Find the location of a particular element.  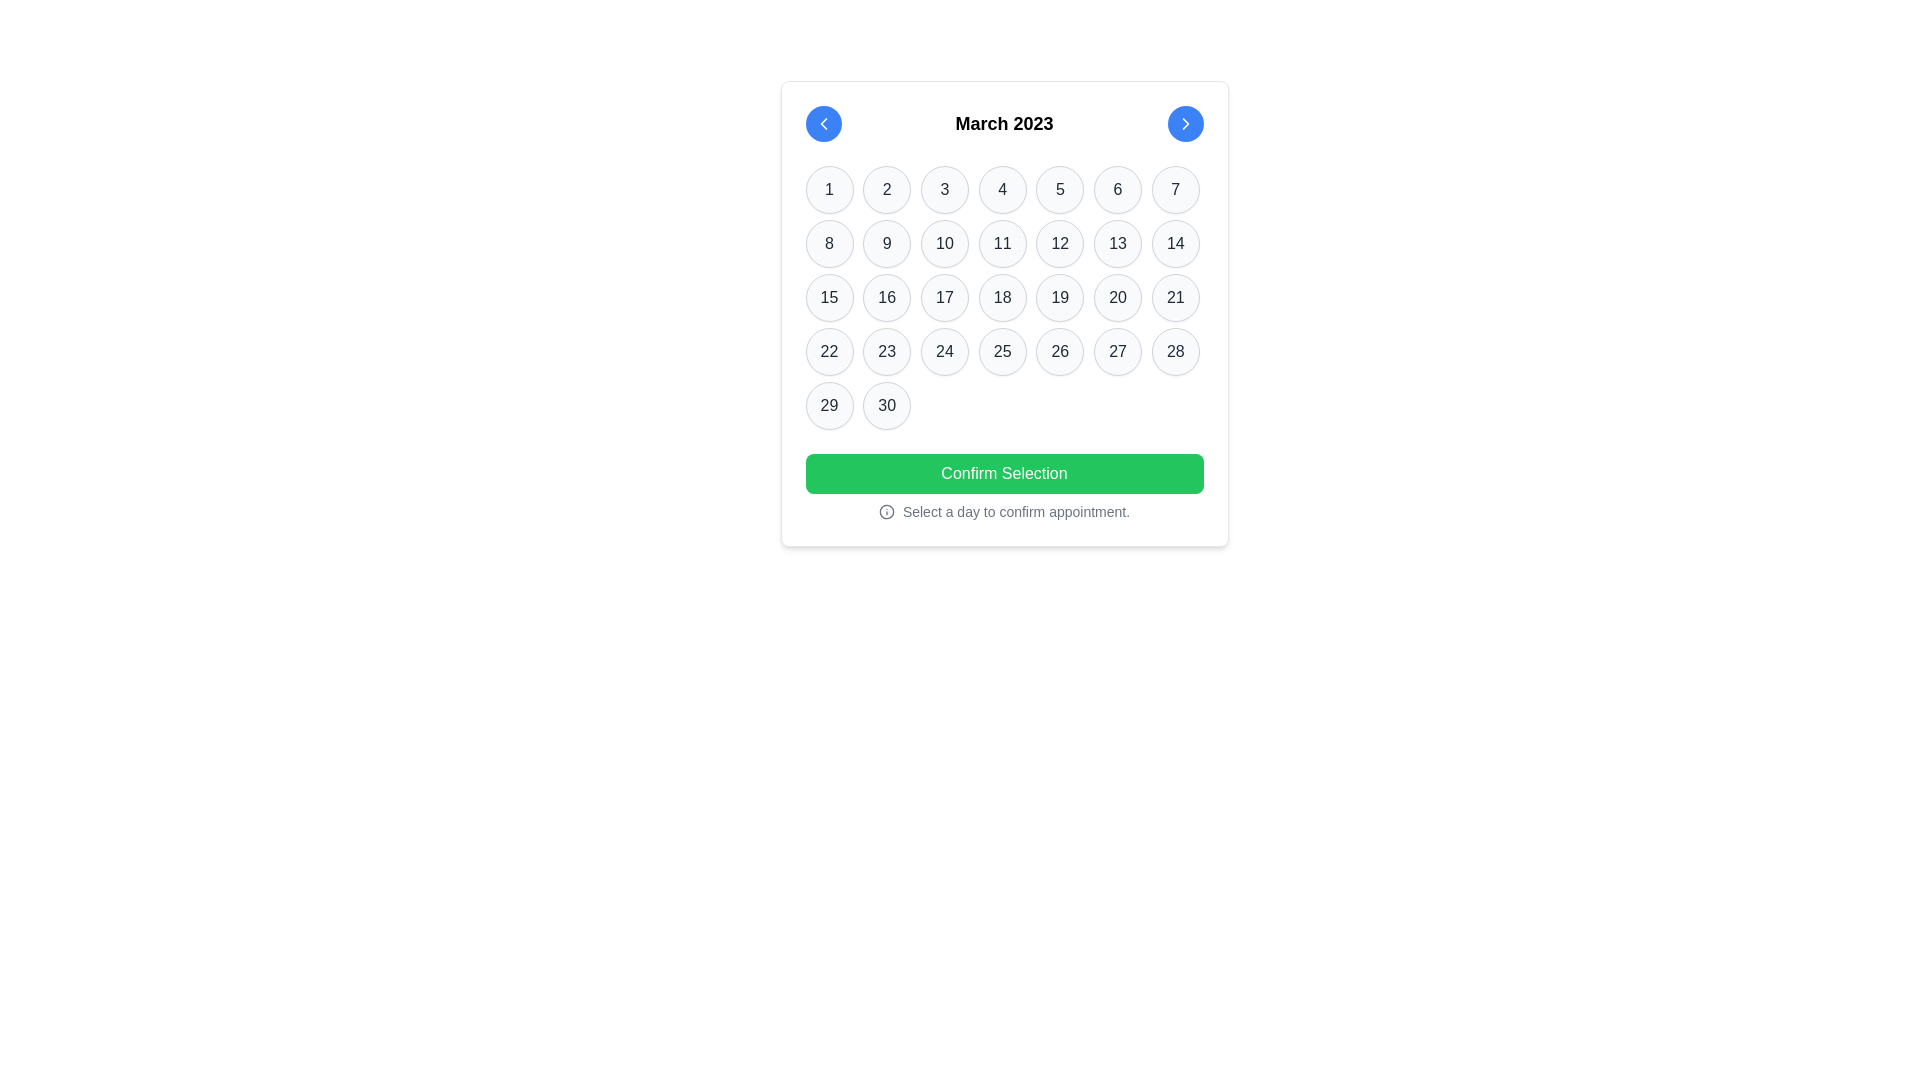

the right-pointing chevron icon located inside a circular blue button on the right side of the calendar header is located at coordinates (1185, 123).